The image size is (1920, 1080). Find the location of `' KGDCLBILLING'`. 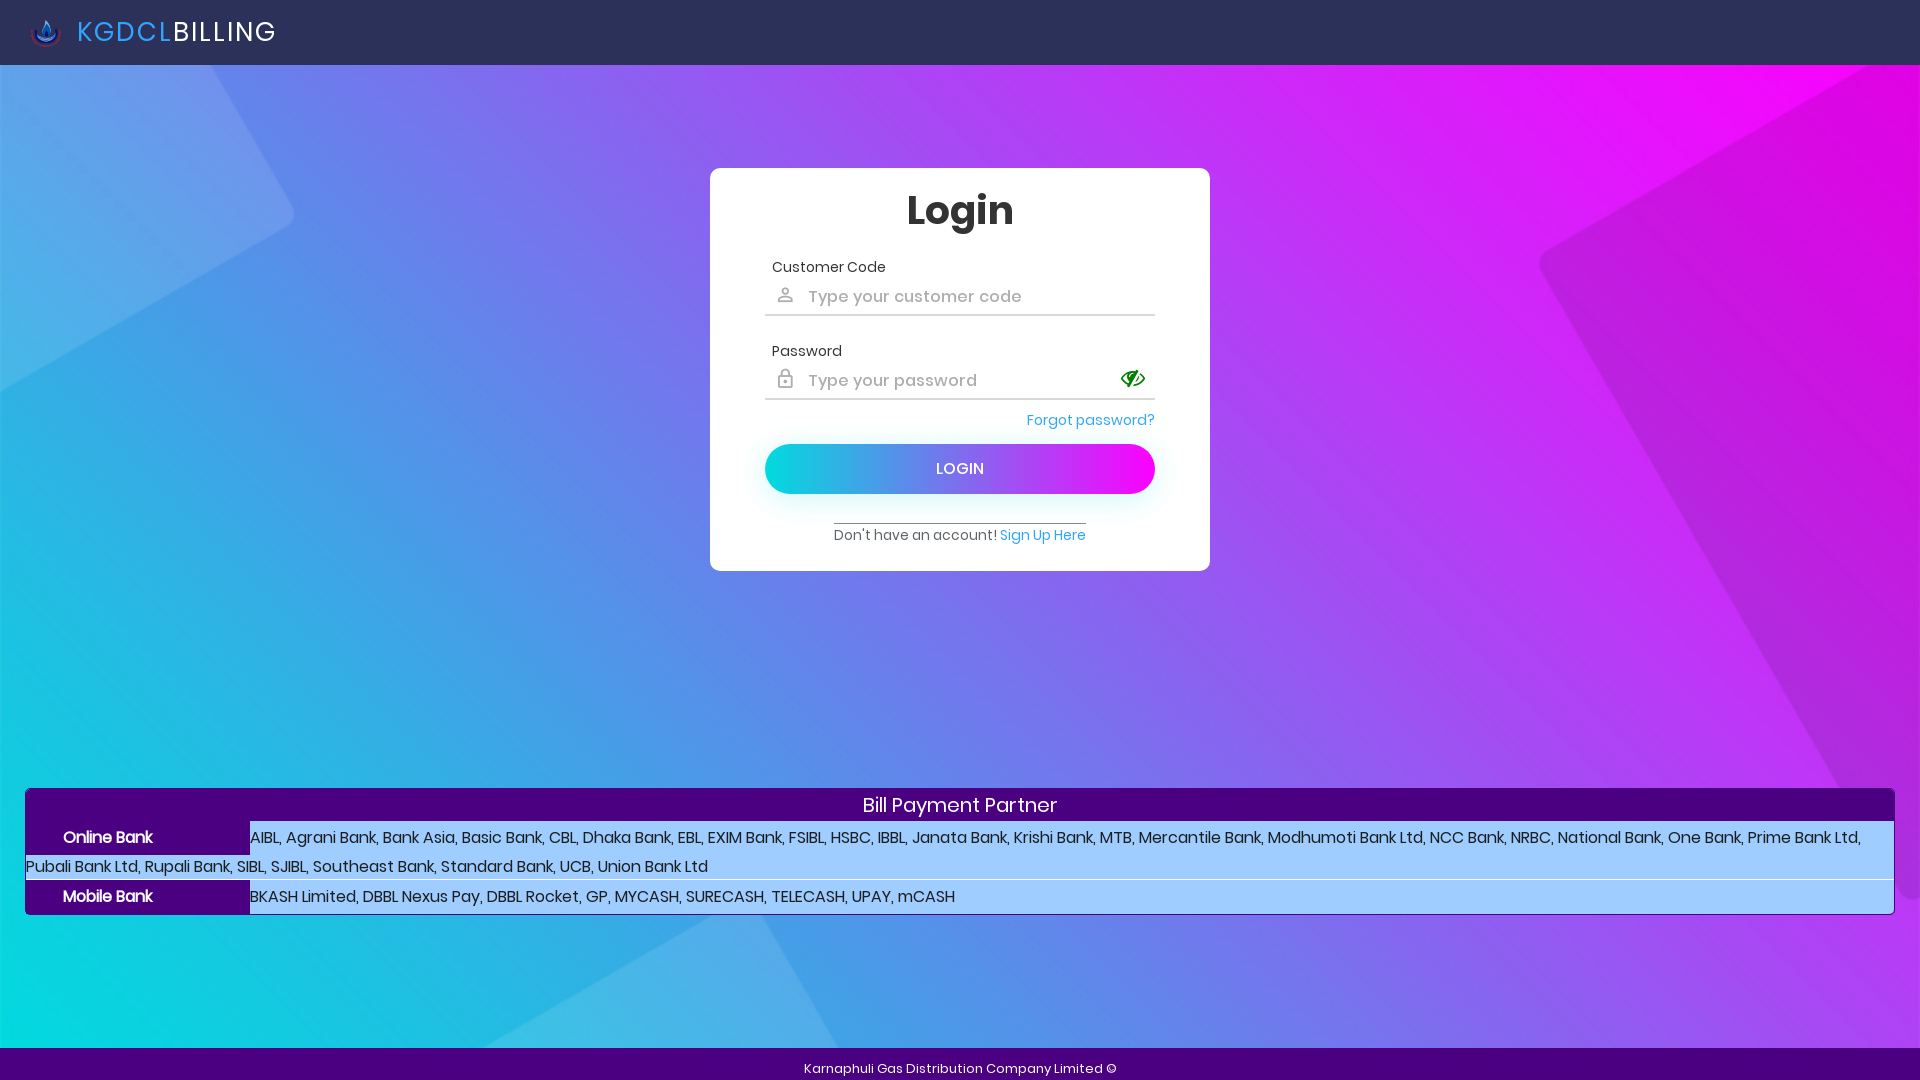

' KGDCLBILLING' is located at coordinates (152, 32).